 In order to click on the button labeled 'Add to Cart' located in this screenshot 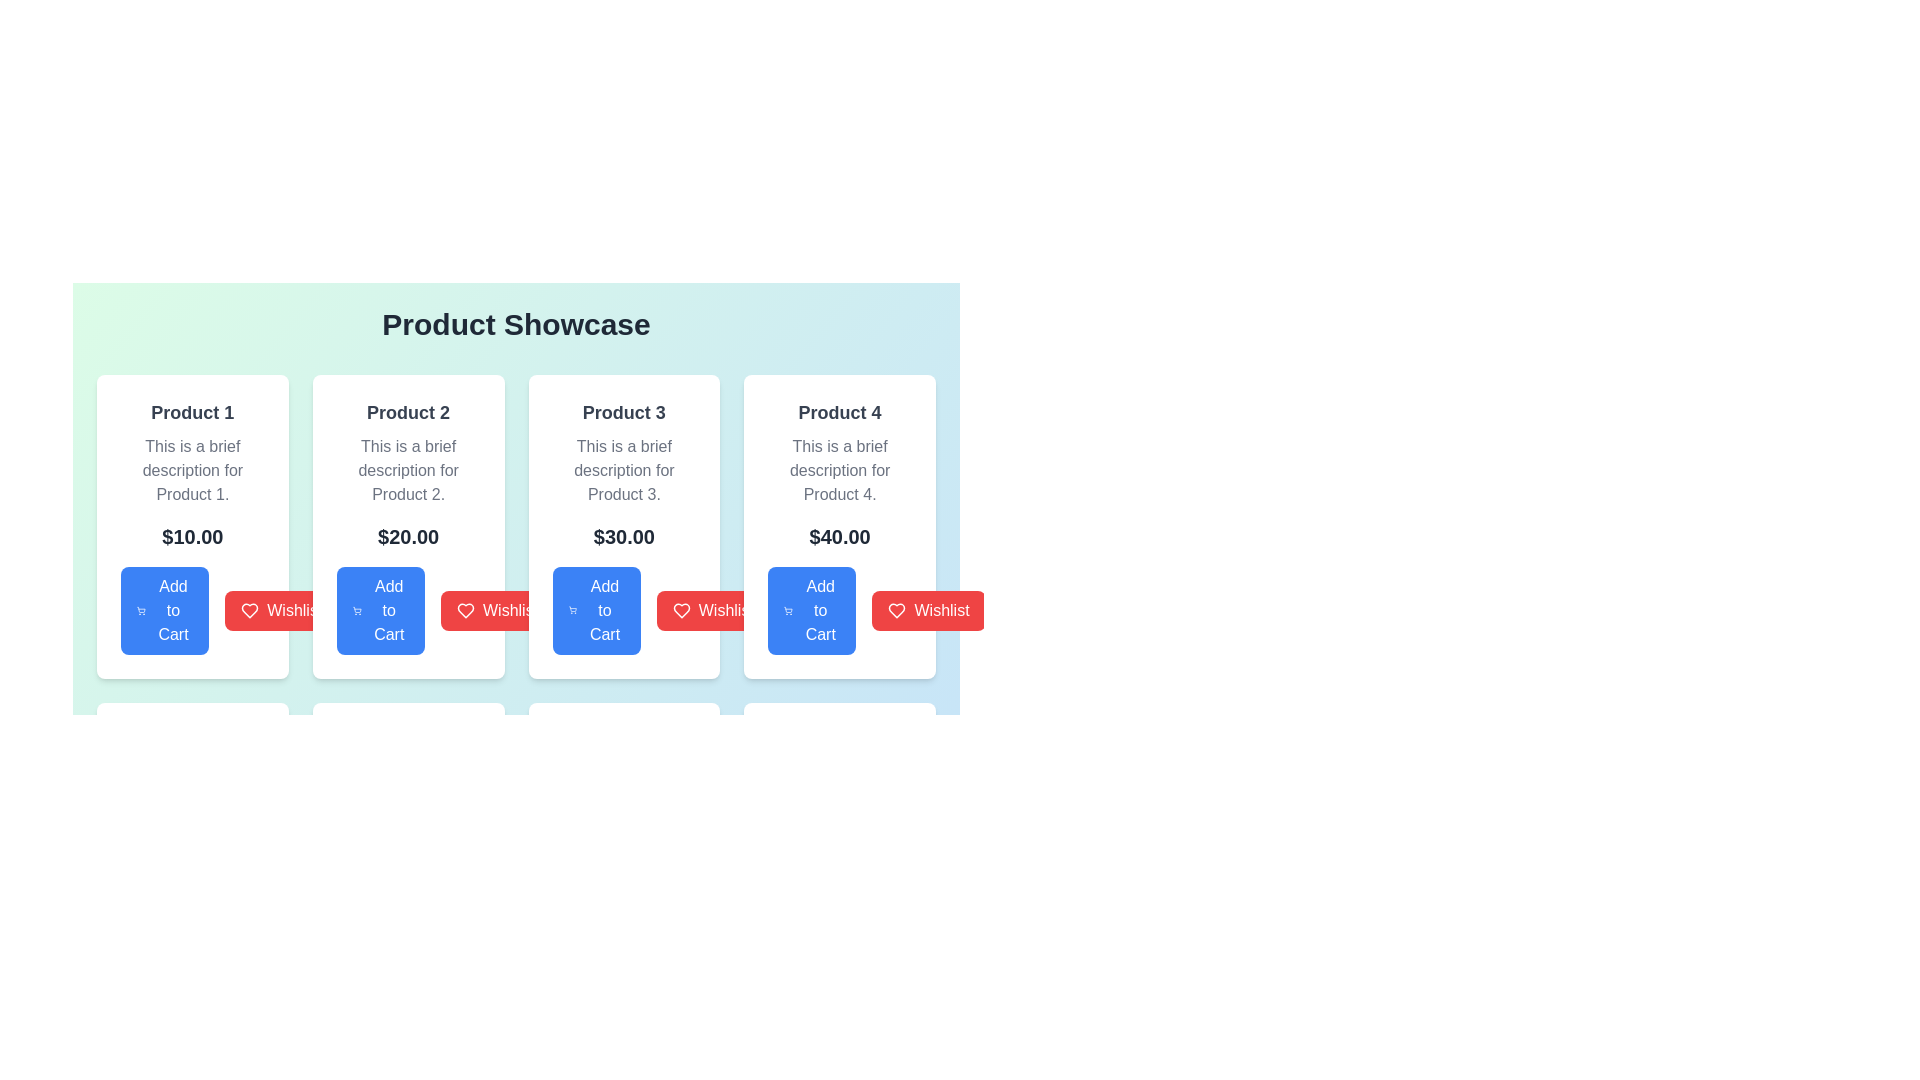, I will do `click(389, 609)`.